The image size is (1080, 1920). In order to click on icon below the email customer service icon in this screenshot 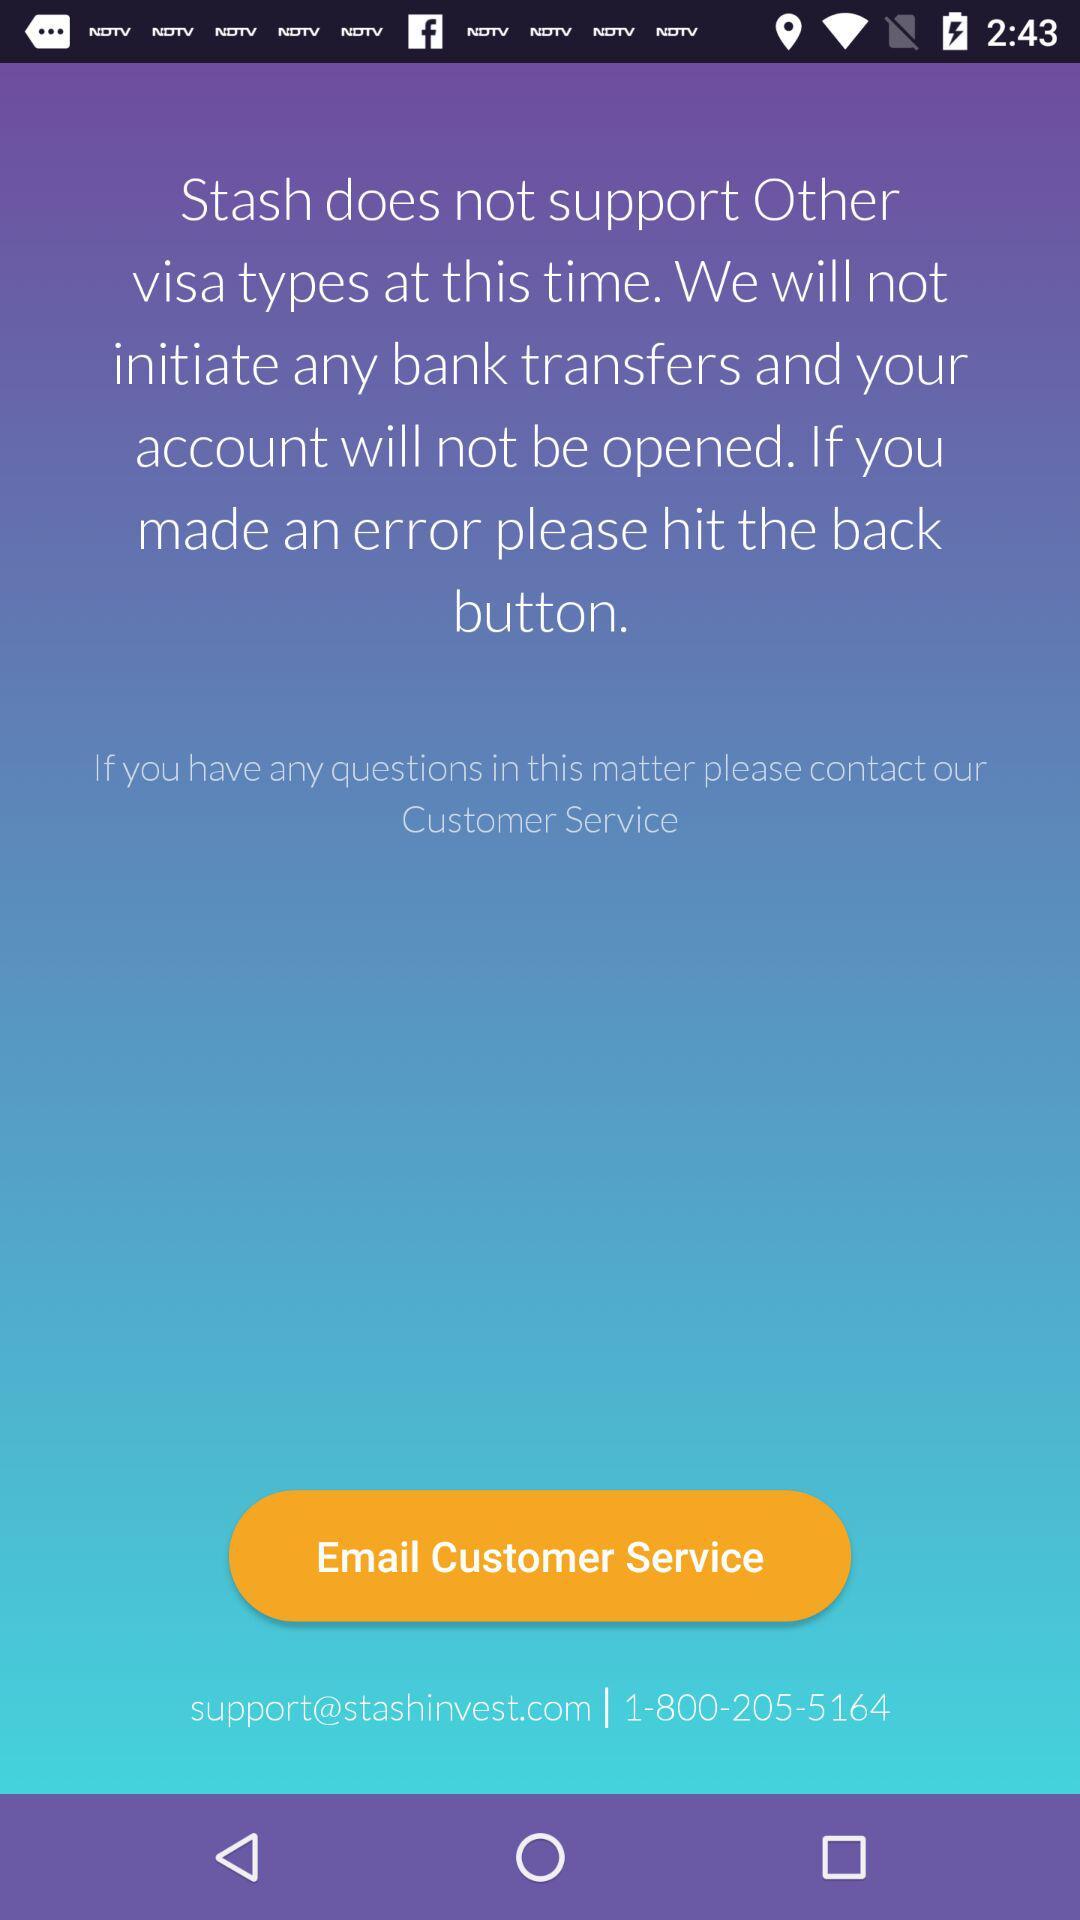, I will do `click(390, 1706)`.